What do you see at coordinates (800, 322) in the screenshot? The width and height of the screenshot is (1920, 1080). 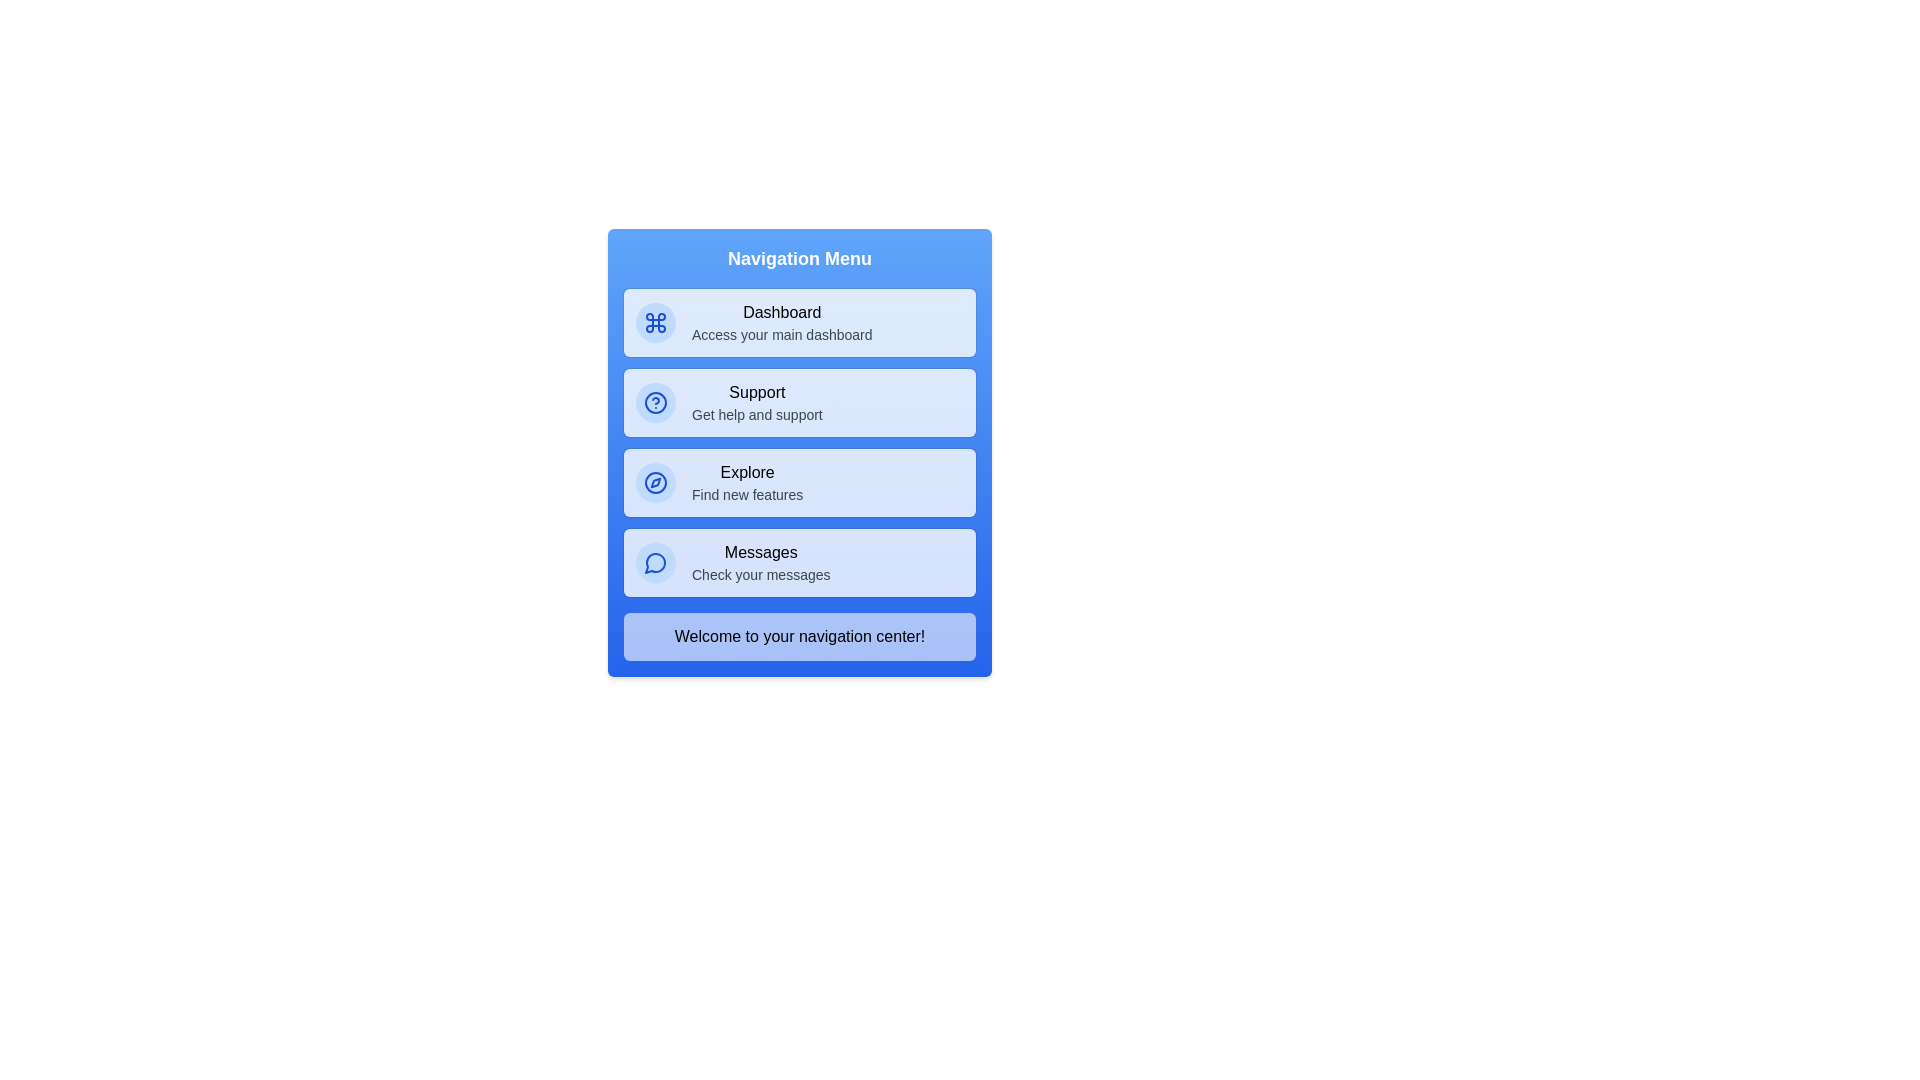 I see `the menu item corresponding to Dashboard` at bounding box center [800, 322].